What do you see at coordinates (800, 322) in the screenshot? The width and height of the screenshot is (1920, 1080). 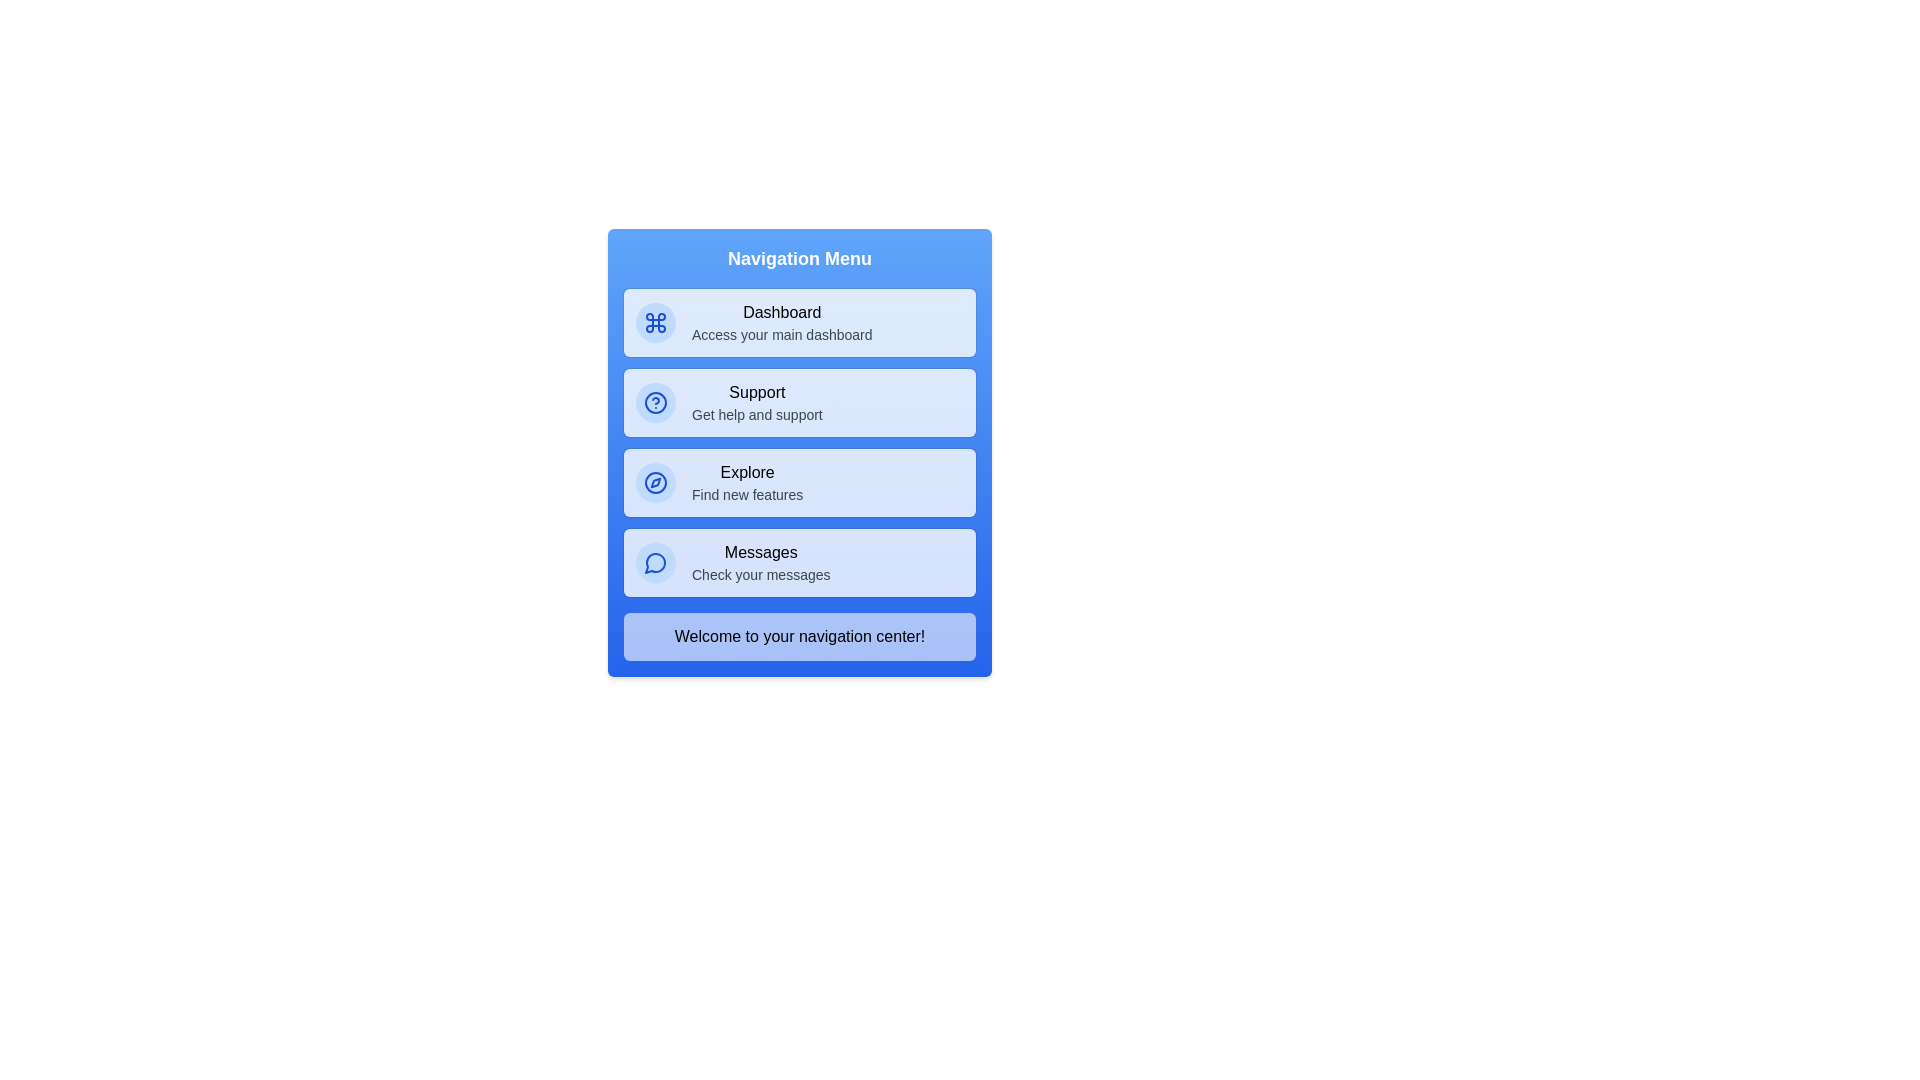 I see `the menu item corresponding to Dashboard` at bounding box center [800, 322].